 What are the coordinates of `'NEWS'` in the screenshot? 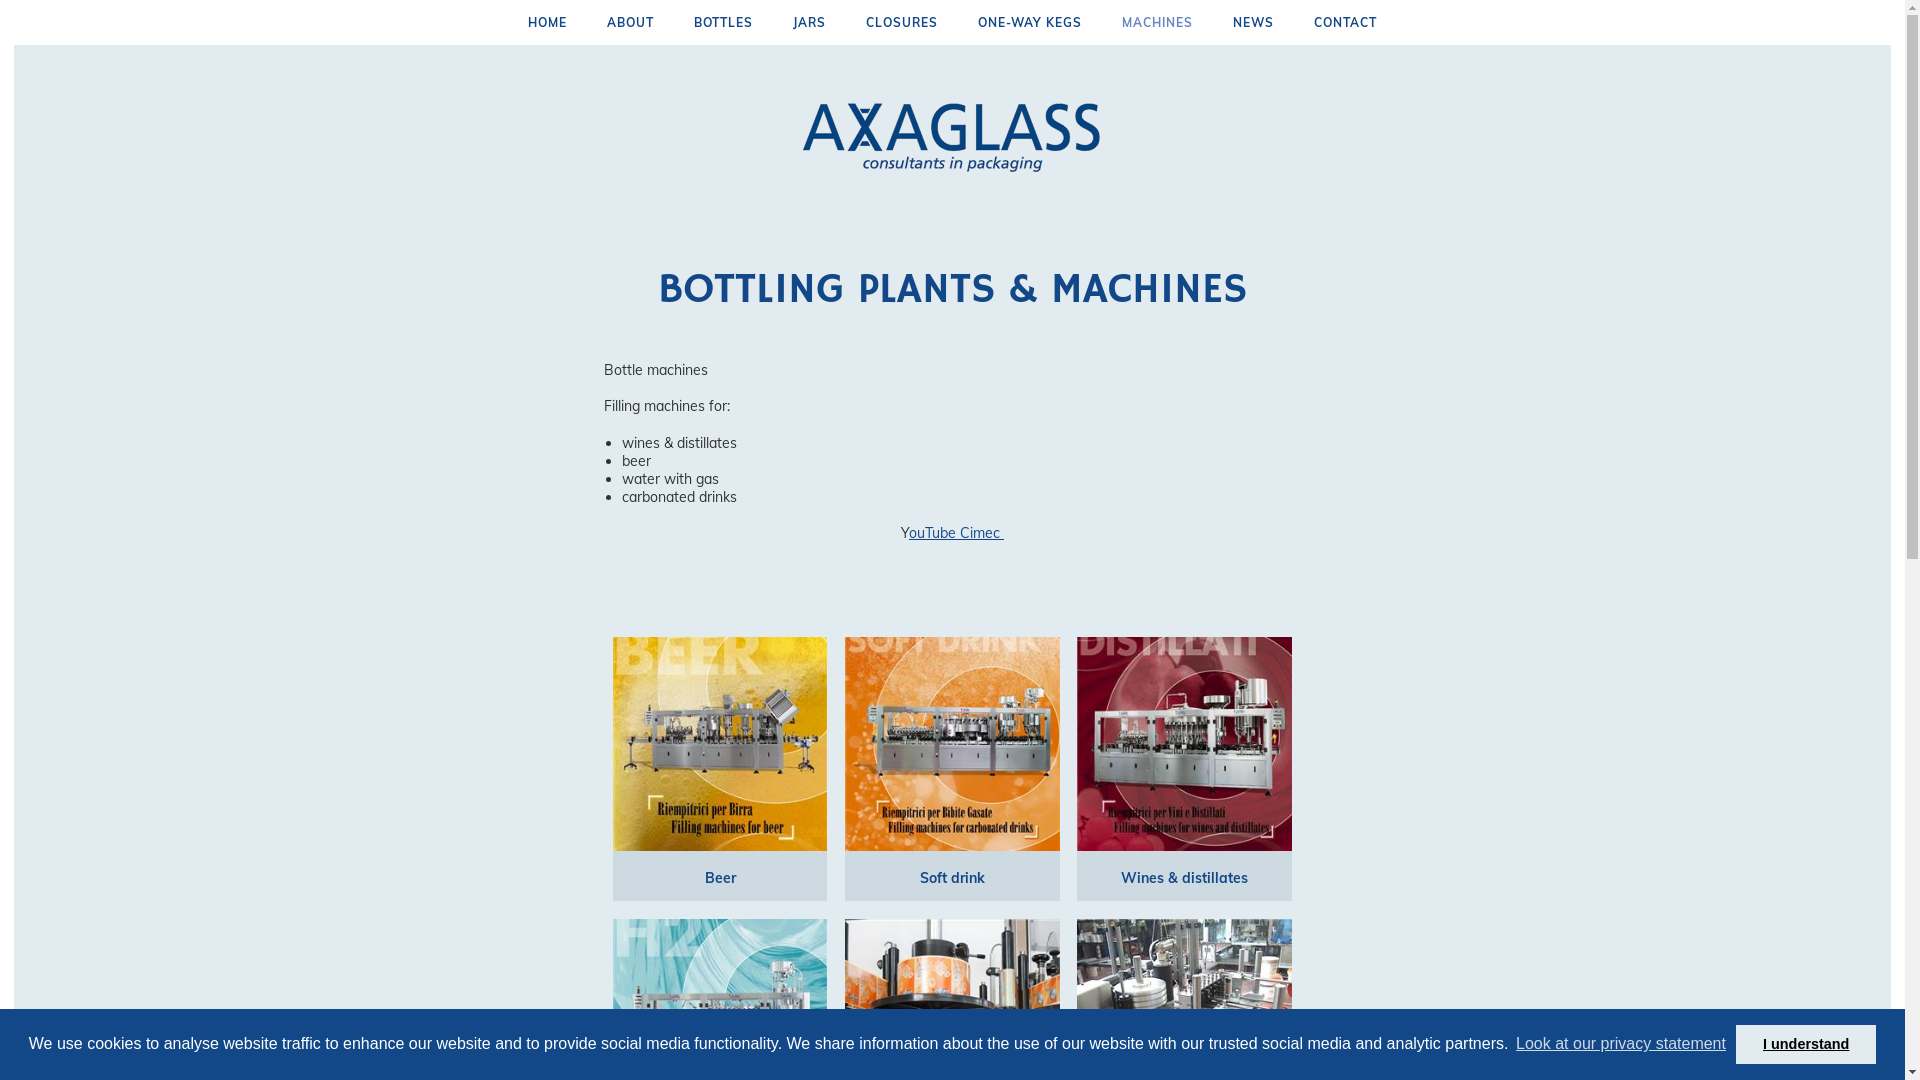 It's located at (1252, 22).